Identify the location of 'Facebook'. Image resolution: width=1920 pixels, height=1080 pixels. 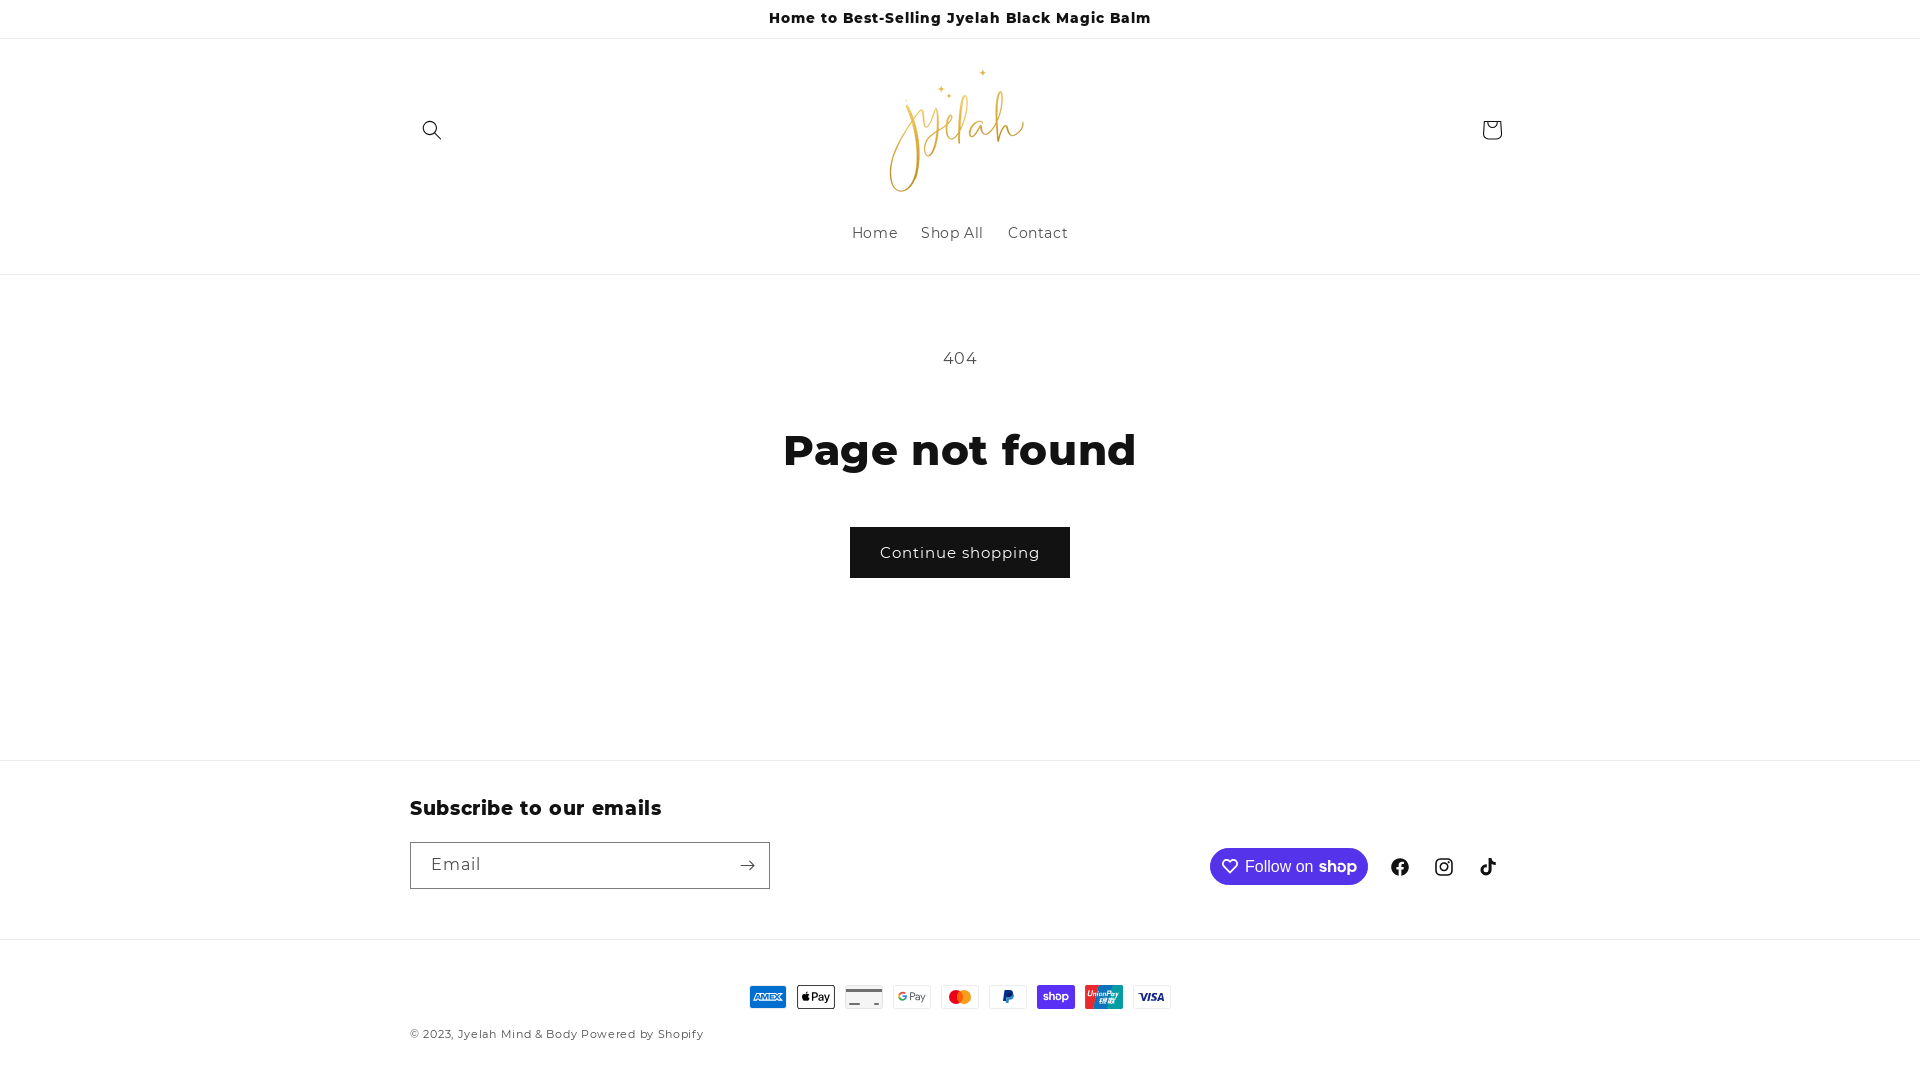
(1376, 866).